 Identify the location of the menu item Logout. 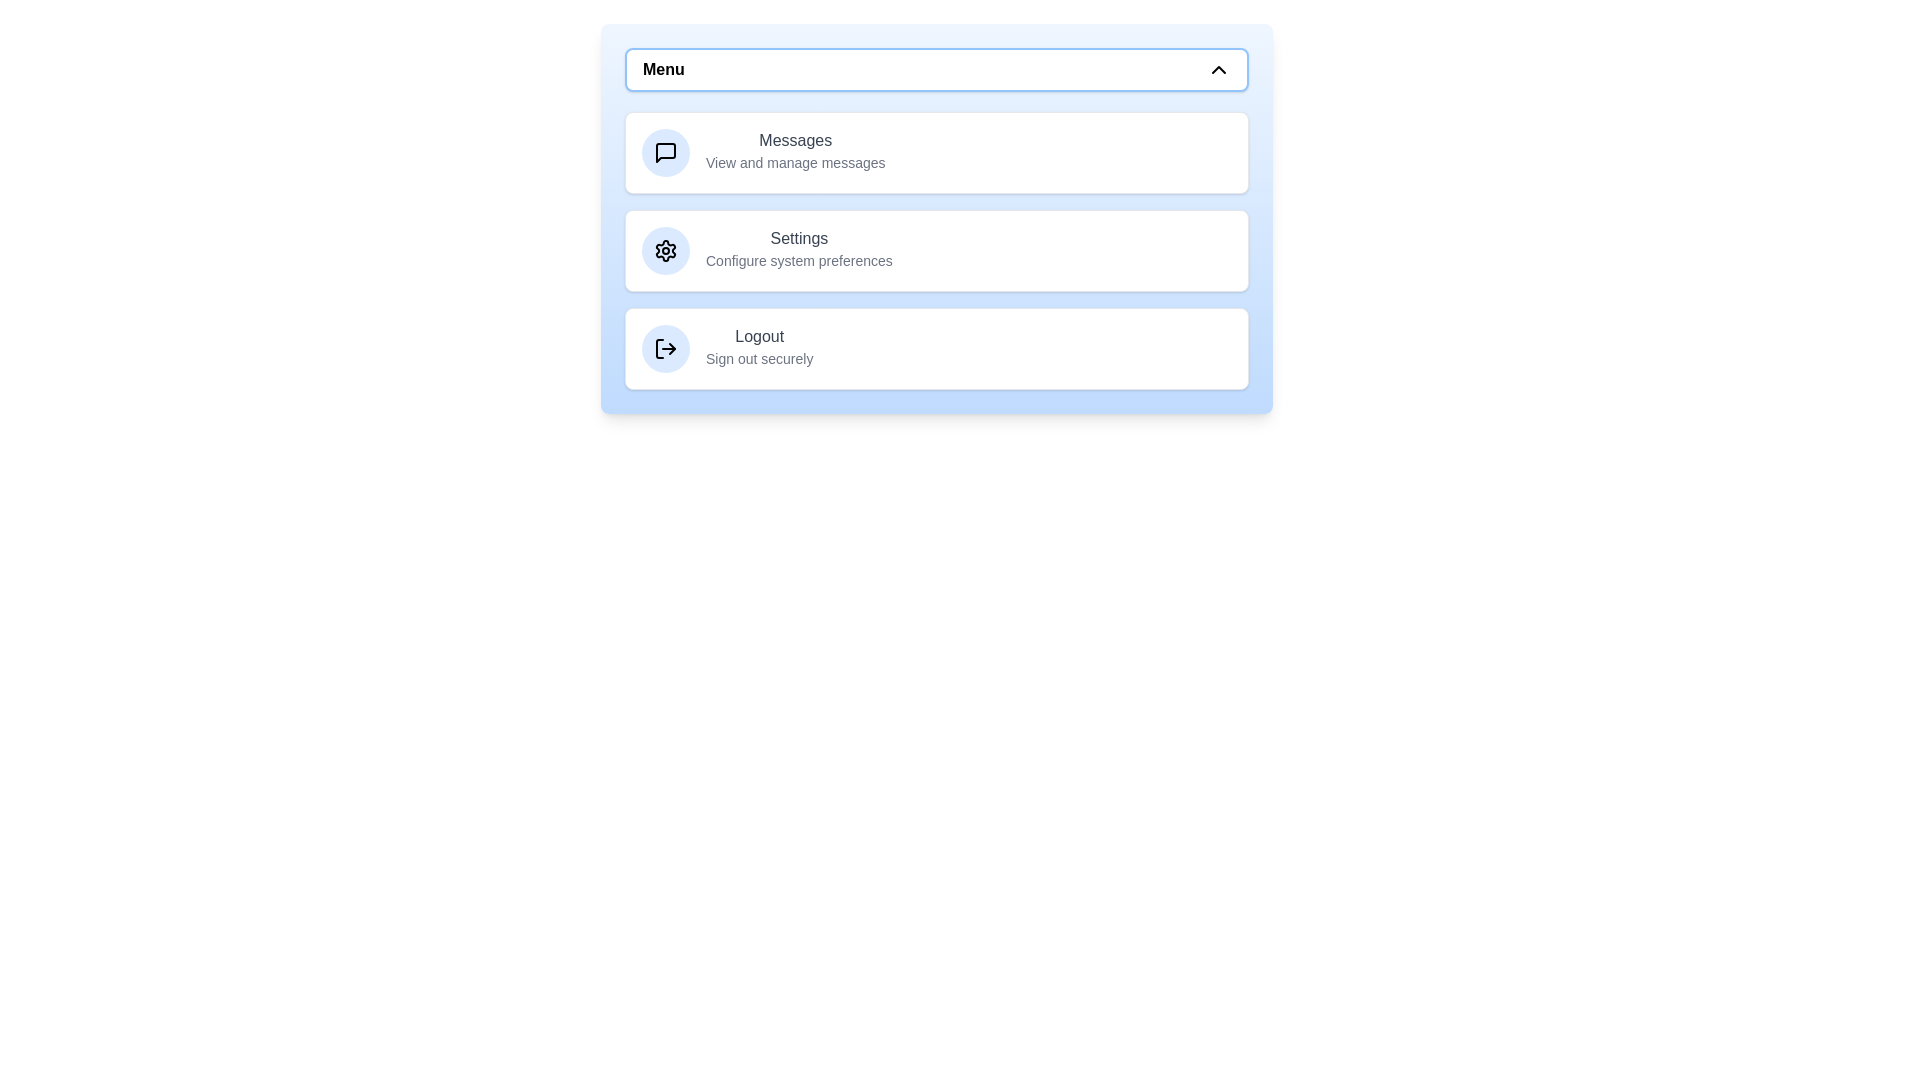
(935, 347).